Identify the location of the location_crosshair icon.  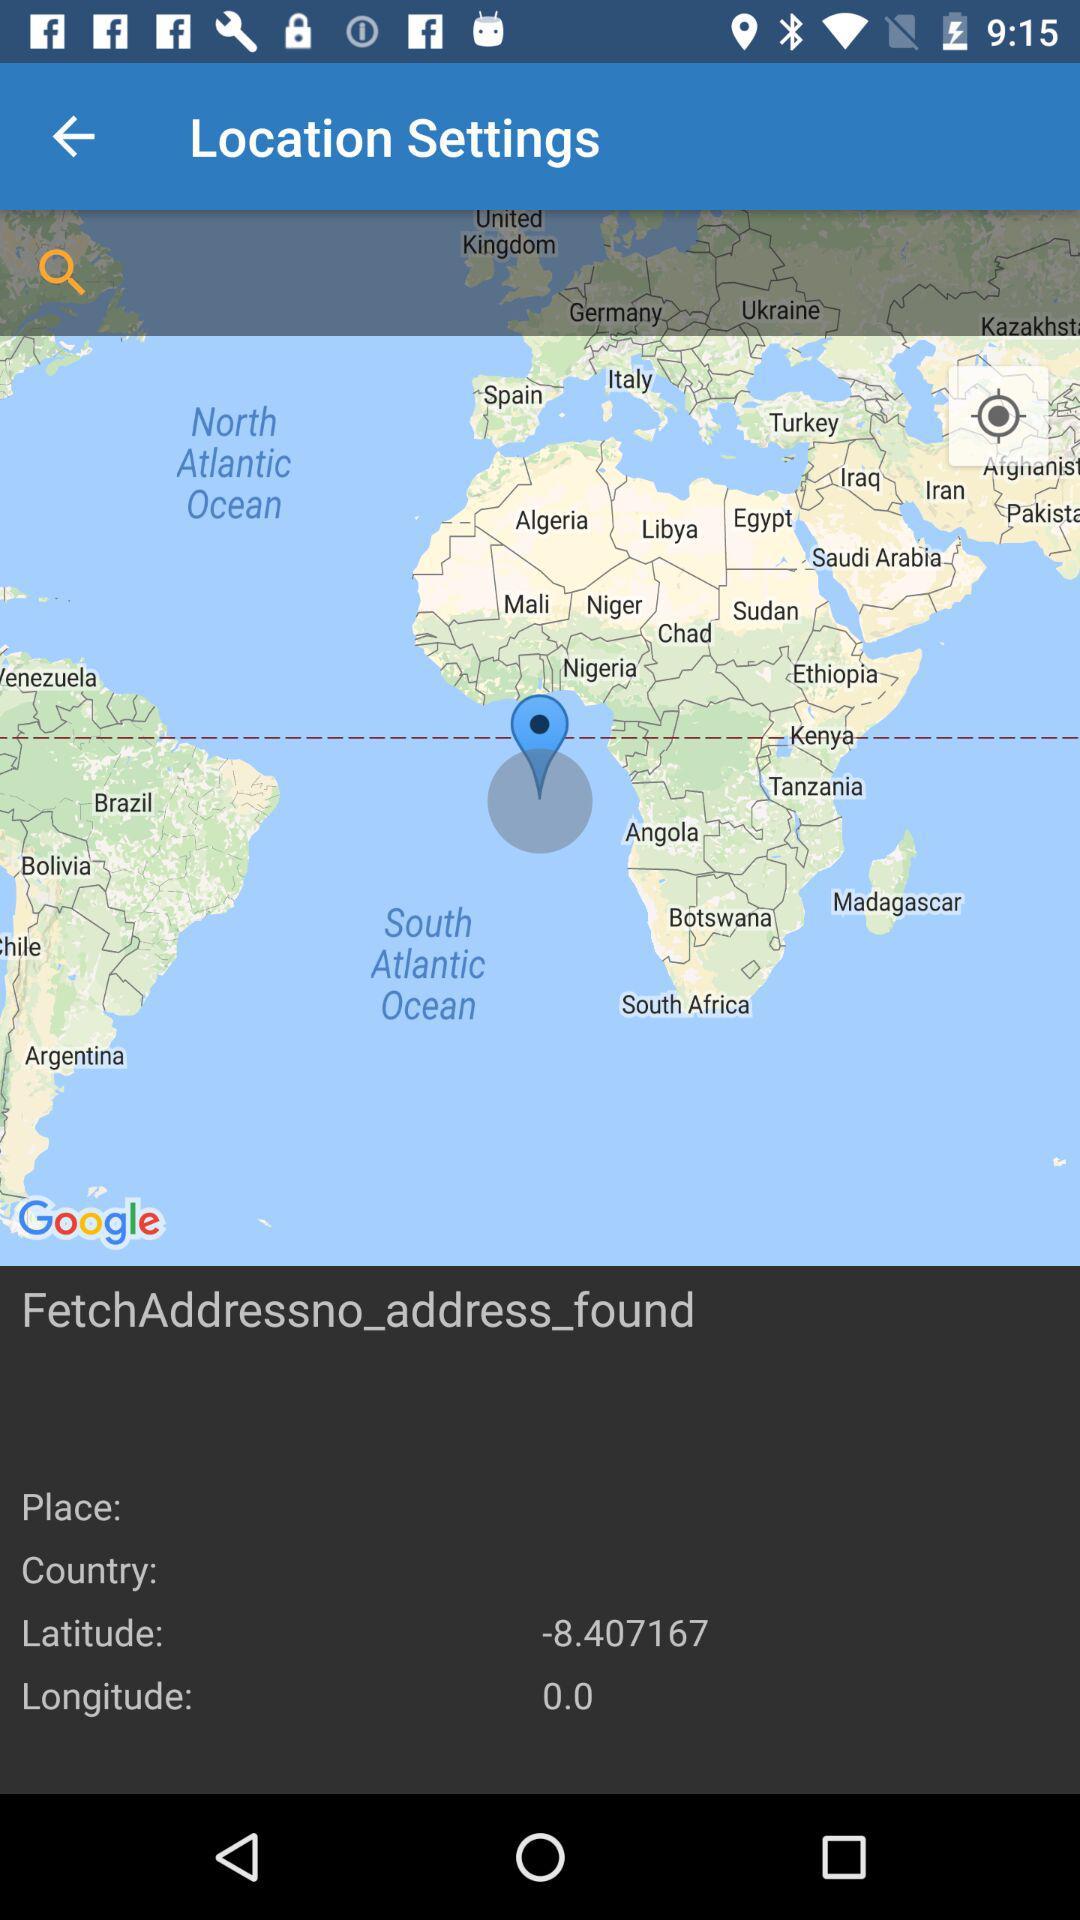
(998, 416).